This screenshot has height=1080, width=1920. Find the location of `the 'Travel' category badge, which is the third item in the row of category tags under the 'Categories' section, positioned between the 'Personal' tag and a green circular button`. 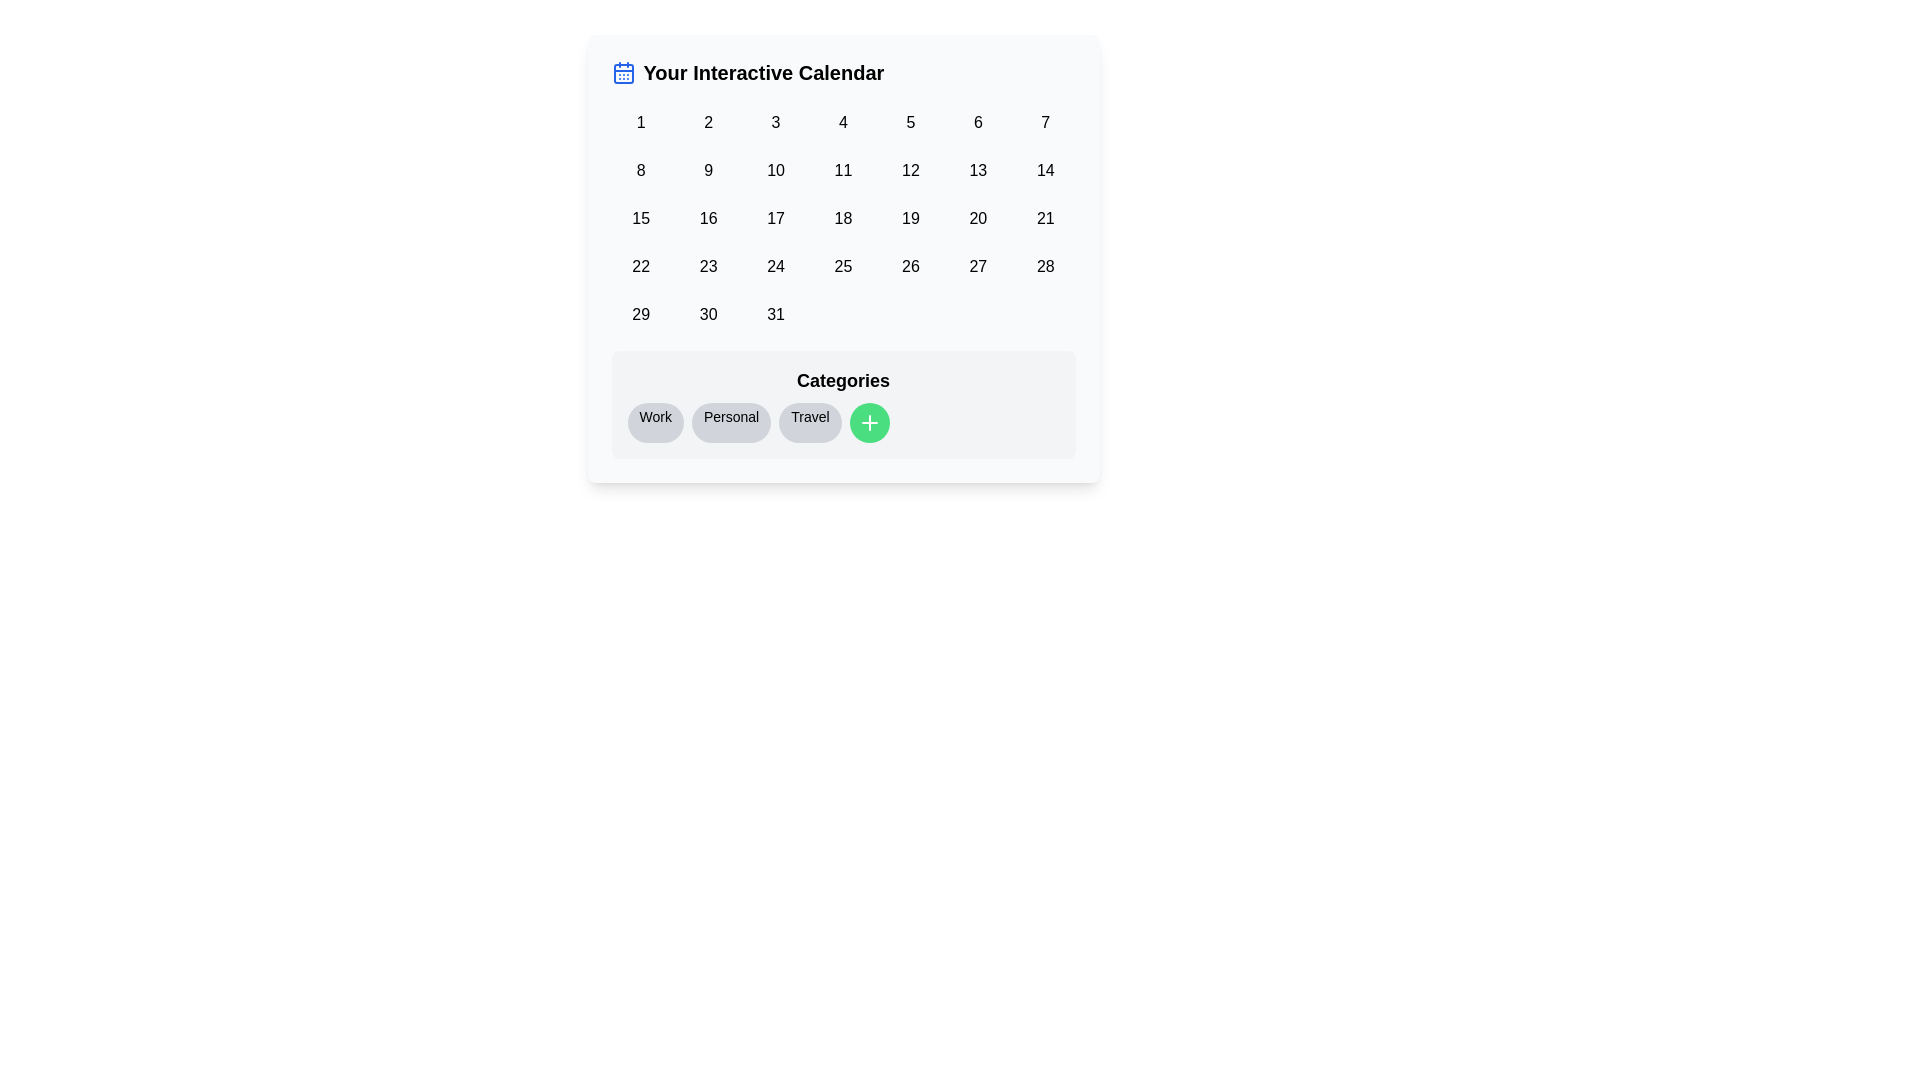

the 'Travel' category badge, which is the third item in the row of category tags under the 'Categories' section, positioned between the 'Personal' tag and a green circular button is located at coordinates (810, 422).